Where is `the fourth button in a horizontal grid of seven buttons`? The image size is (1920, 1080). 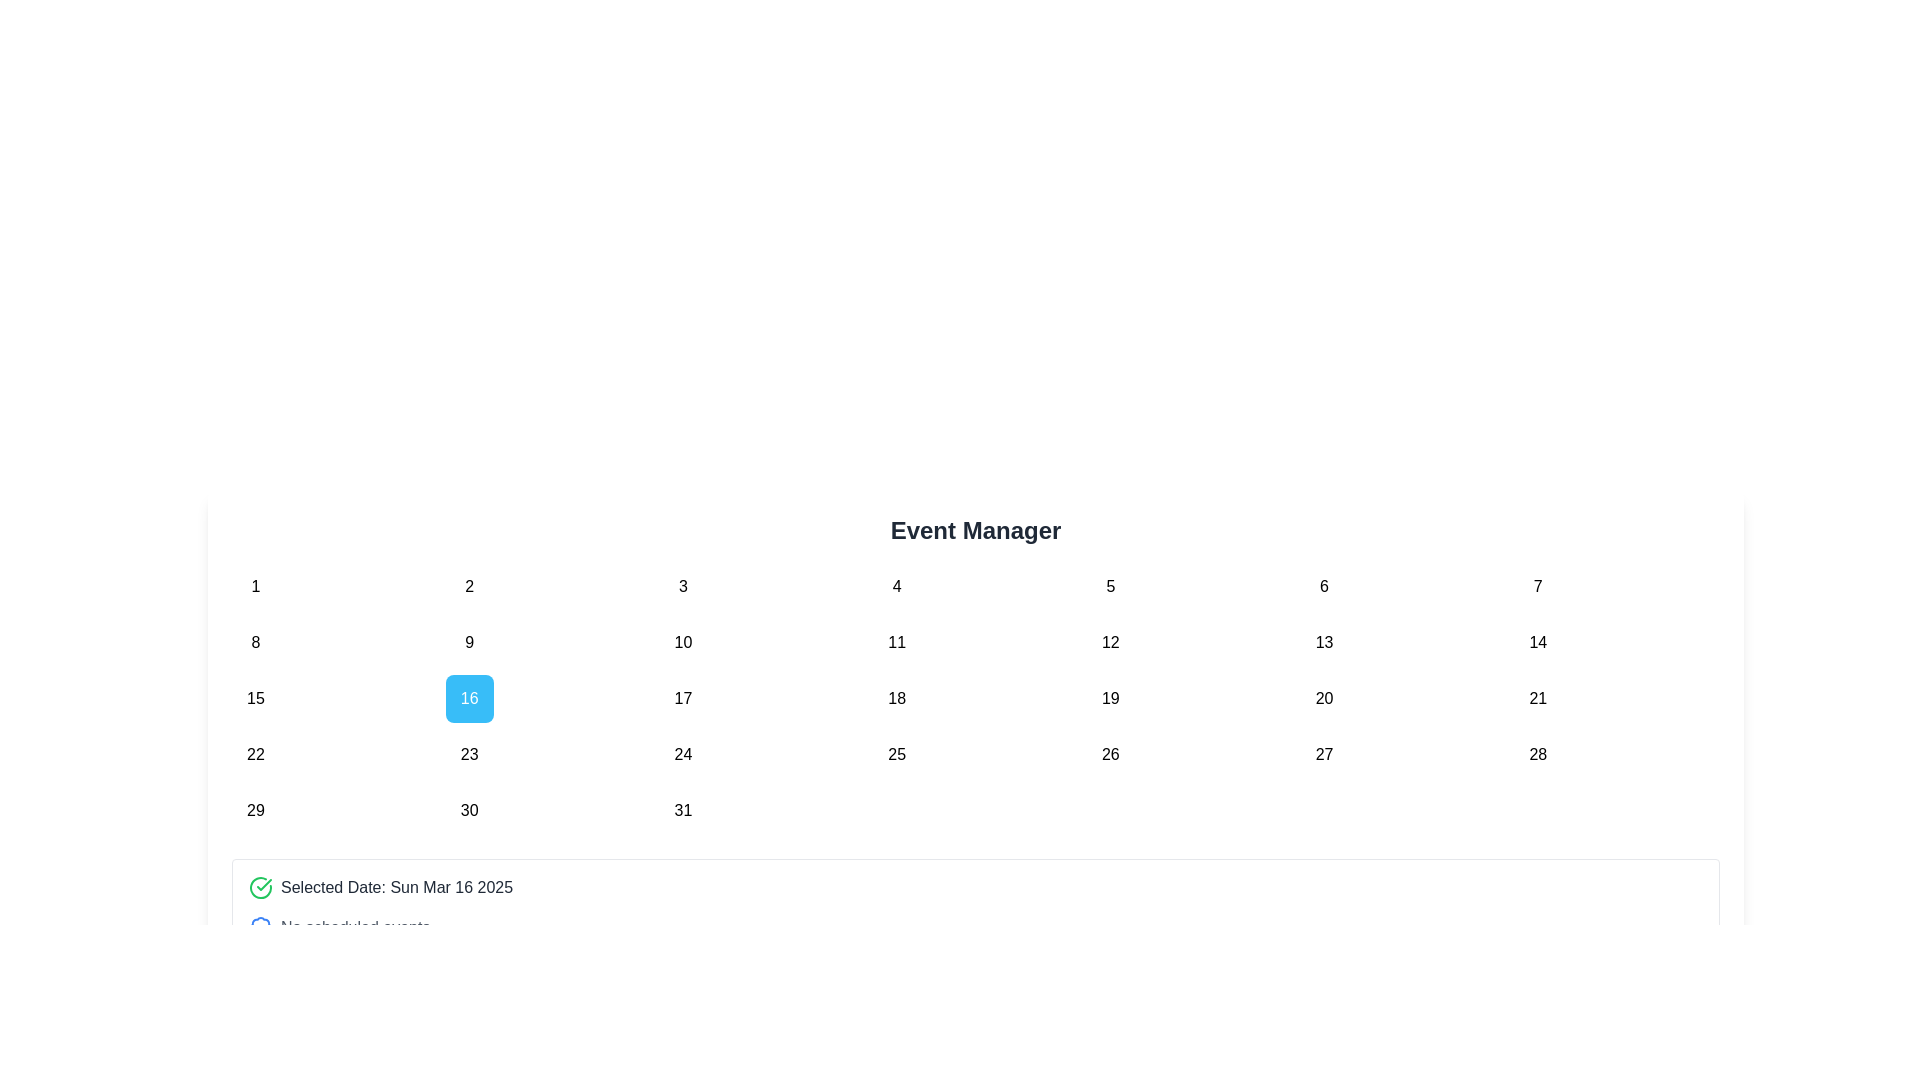
the fourth button in a horizontal grid of seven buttons is located at coordinates (896, 585).